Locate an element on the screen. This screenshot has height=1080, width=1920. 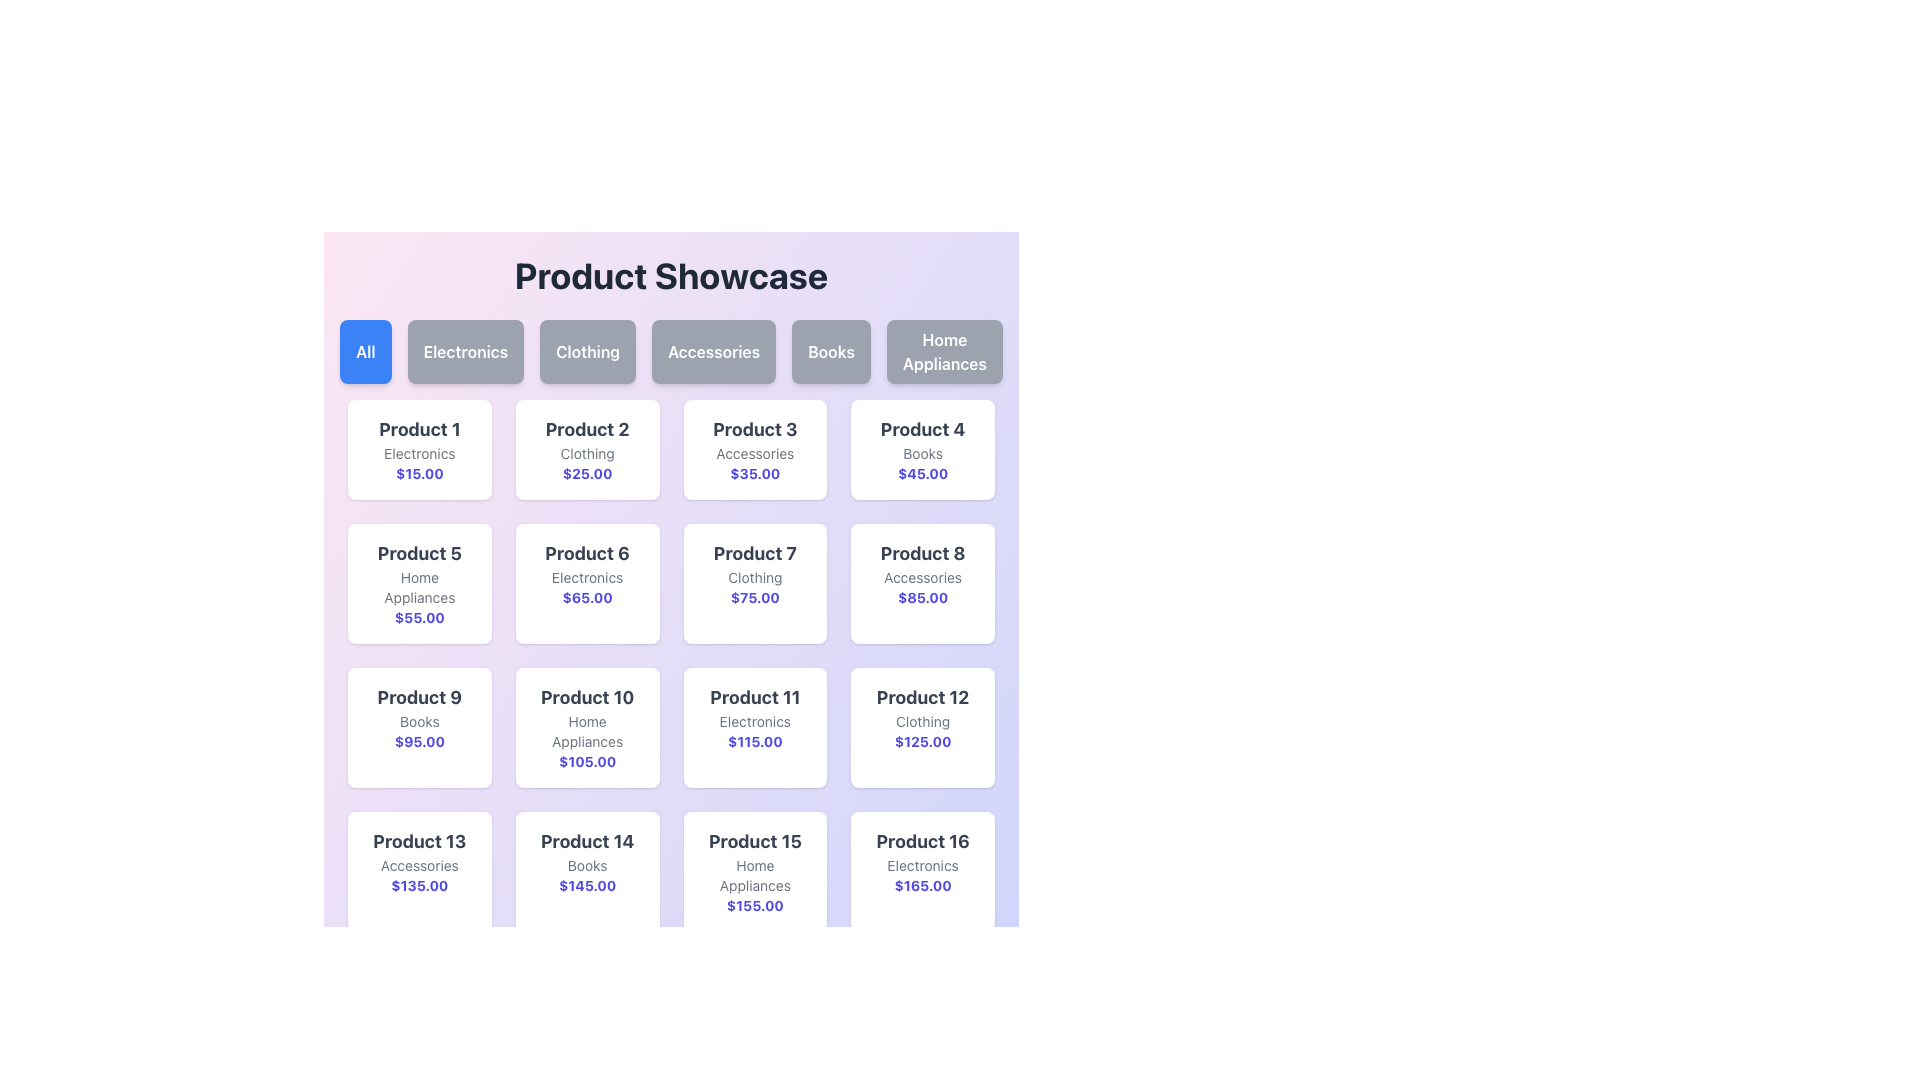
the card displaying 'Product 2' which has rounded corners, a shadow effect, and a white background, showing the product name in bold gray text, category in lighter gray, and price in bold indigo color is located at coordinates (586, 450).